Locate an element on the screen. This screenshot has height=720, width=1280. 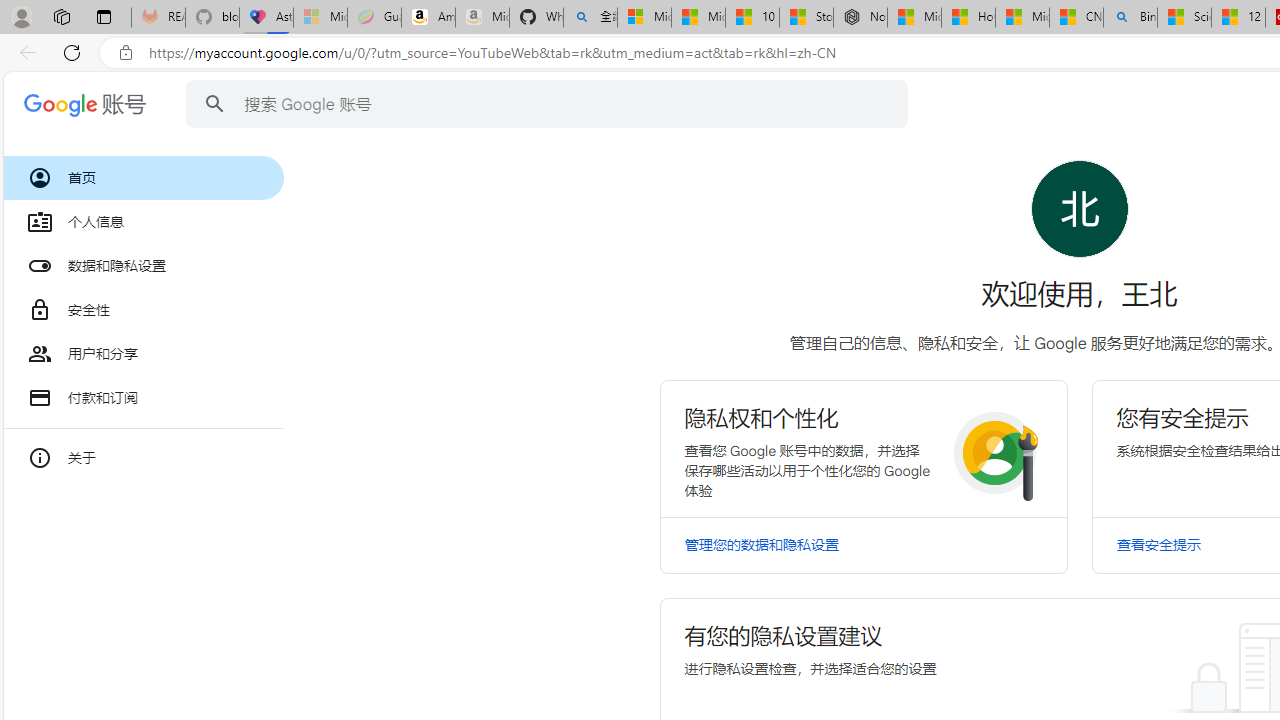
'Class: RlFDUe N5YmOc kJXJmd bvW4md I6g62c' is located at coordinates (864, 447).